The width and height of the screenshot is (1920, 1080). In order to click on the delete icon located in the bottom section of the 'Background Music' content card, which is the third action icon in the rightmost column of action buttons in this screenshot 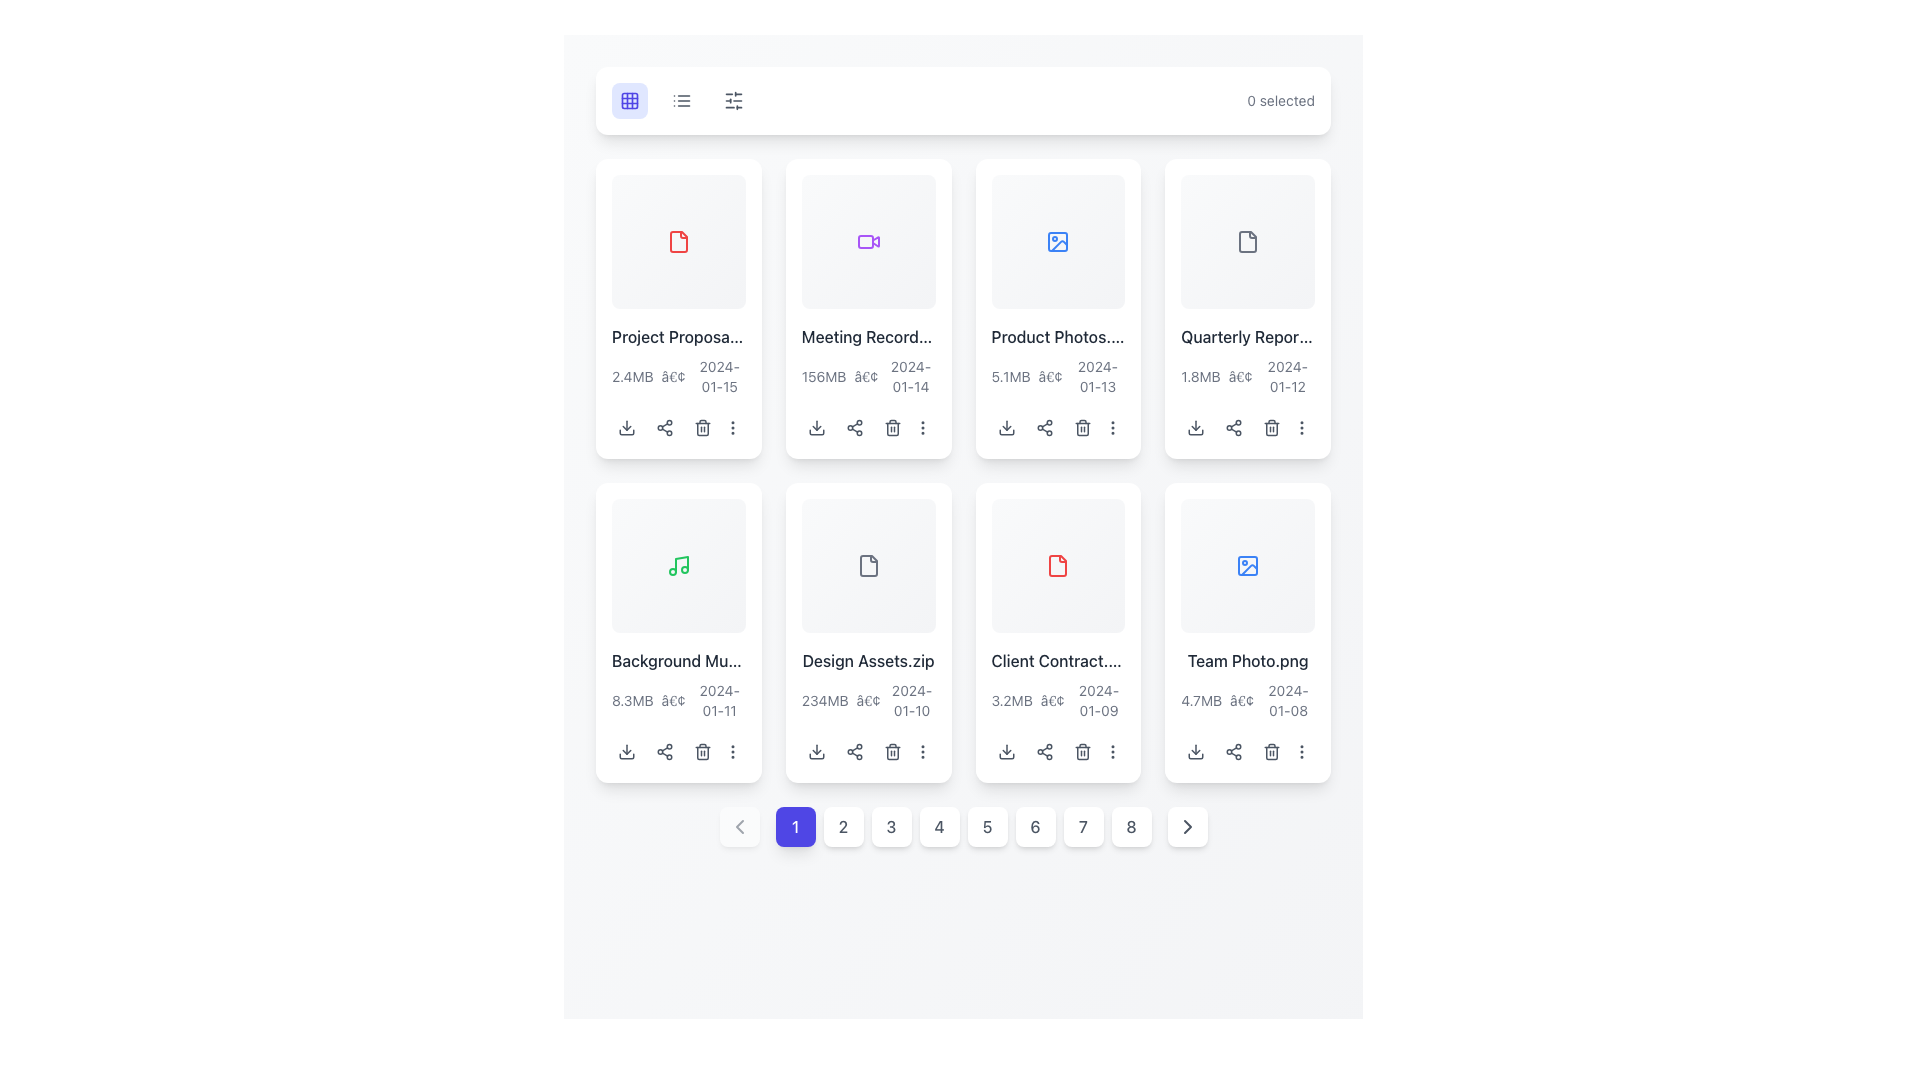, I will do `click(702, 751)`.